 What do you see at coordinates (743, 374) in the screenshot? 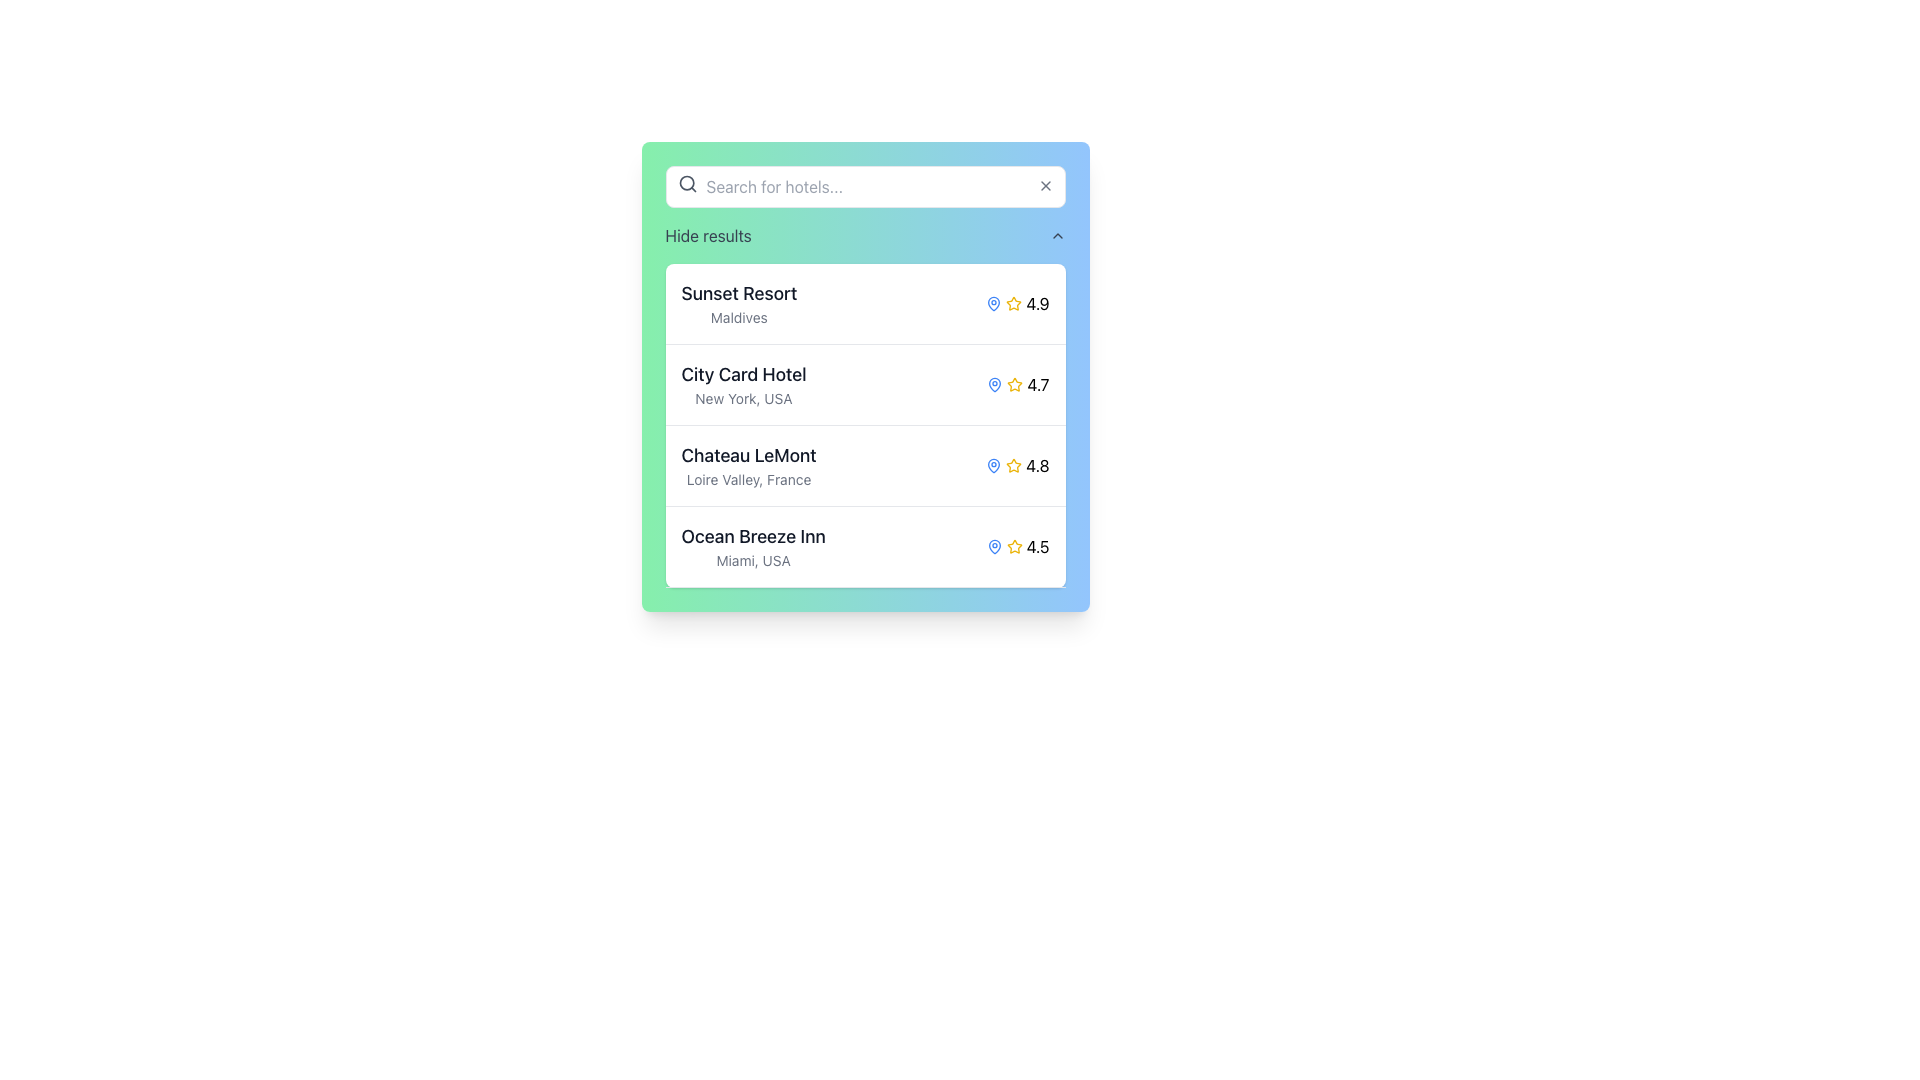
I see `the text label displaying 'City Card Hotel', which is styled prominently as a headline in the hotel options list` at bounding box center [743, 374].